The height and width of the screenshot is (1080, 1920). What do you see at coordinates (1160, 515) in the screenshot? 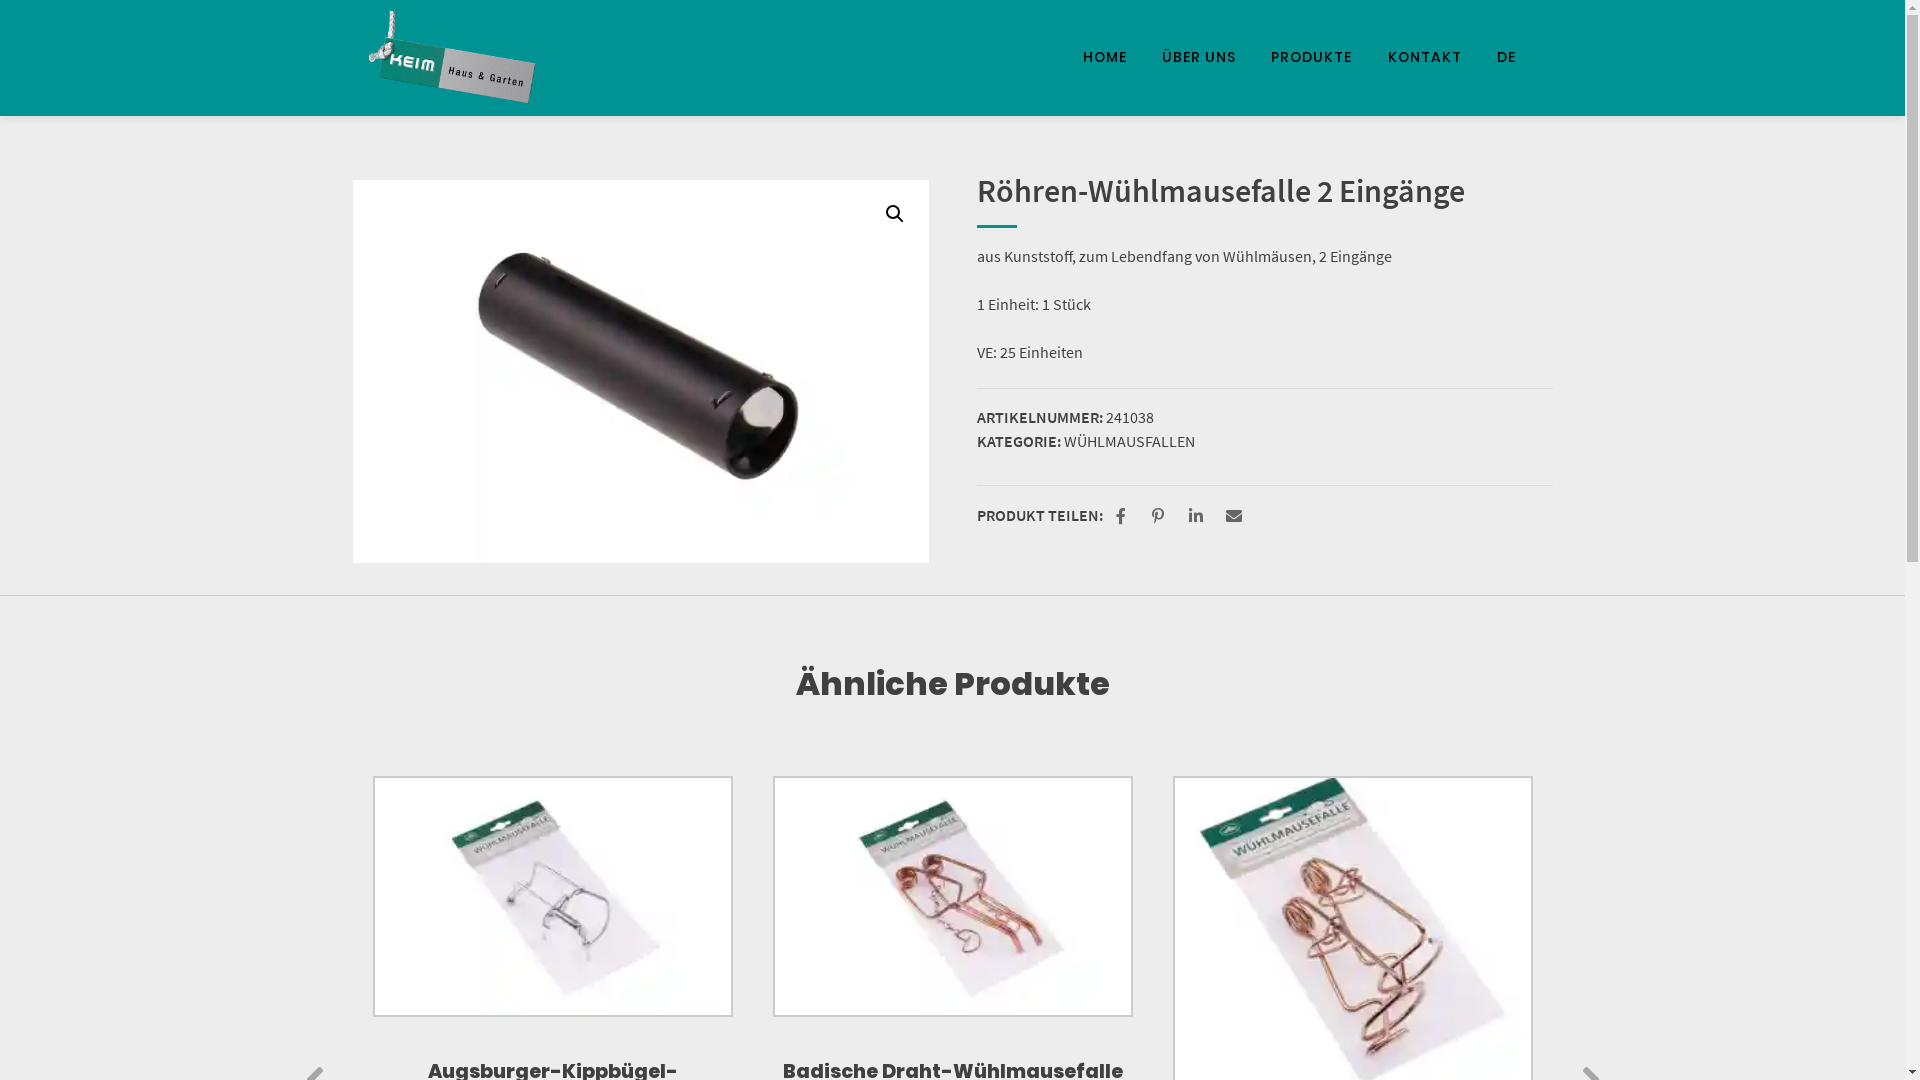
I see `'Bei Pinterest pinnen'` at bounding box center [1160, 515].